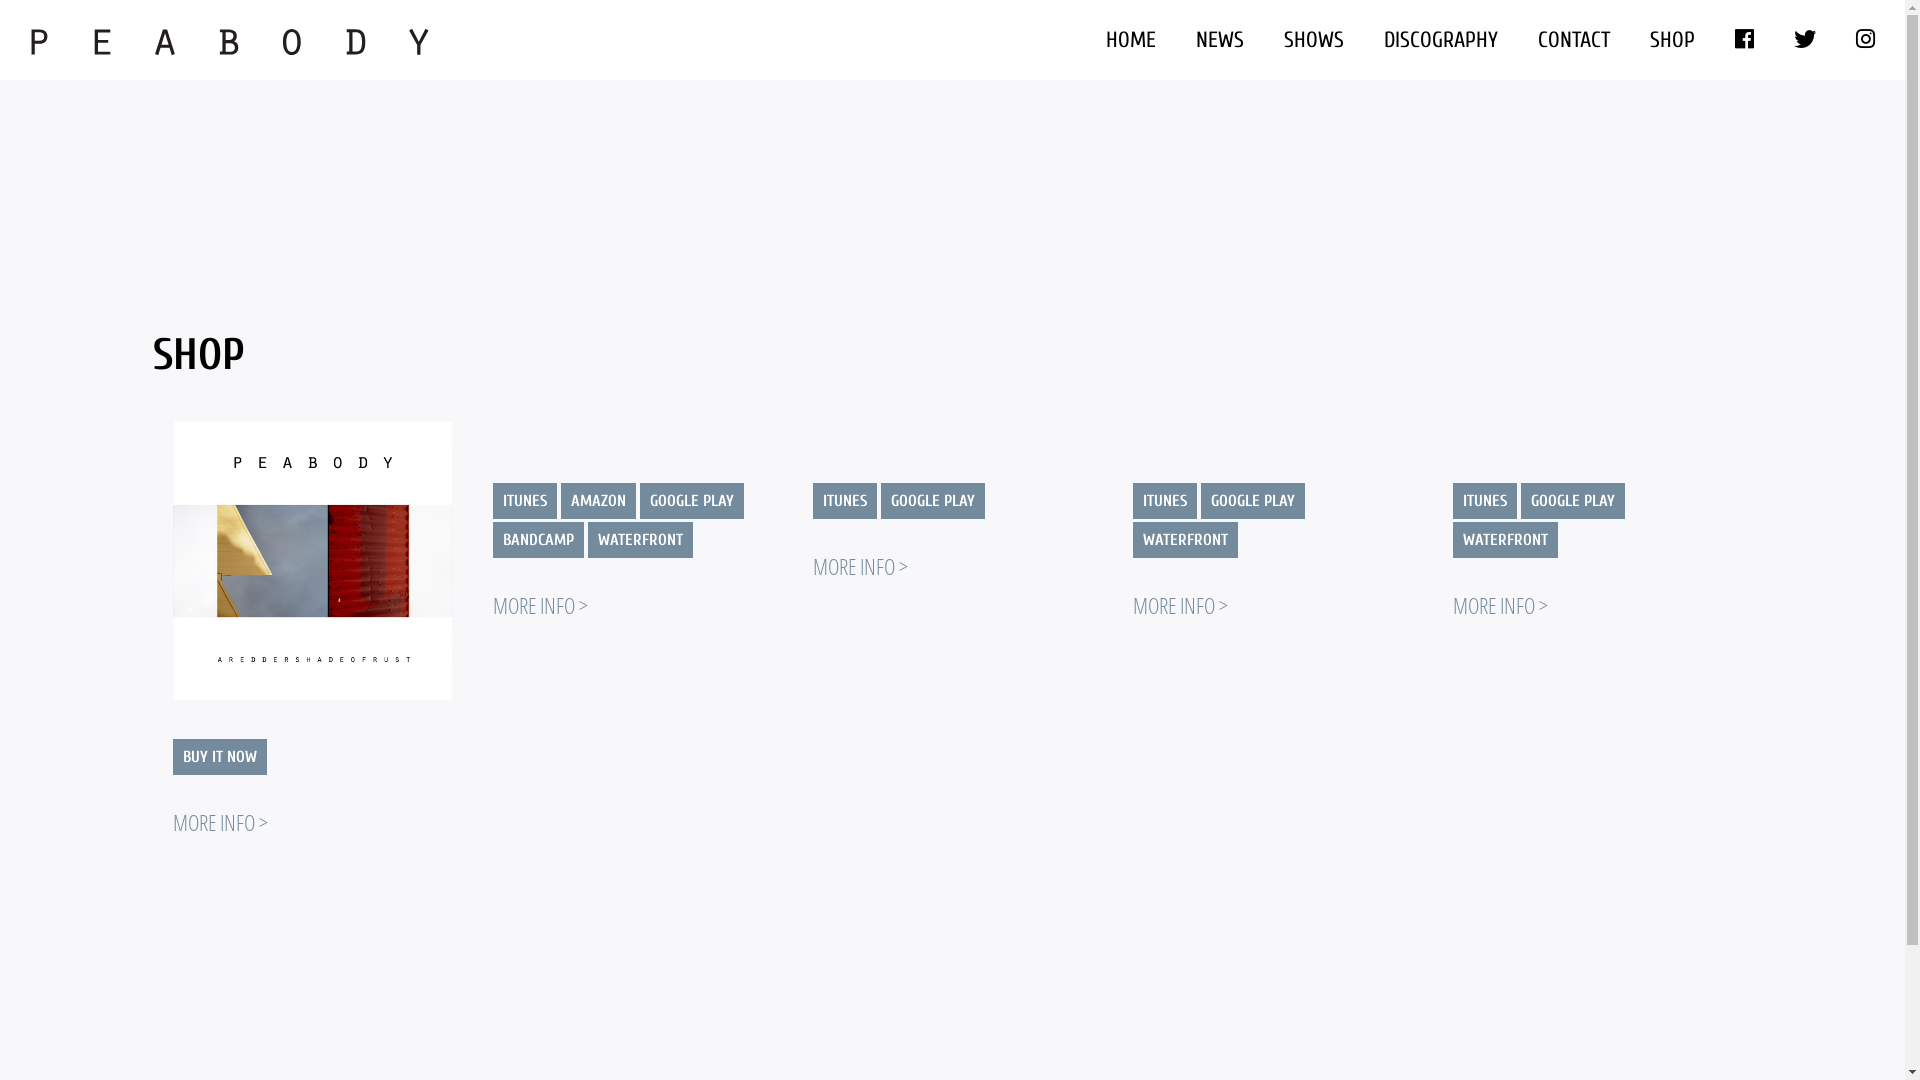 This screenshot has height=1080, width=1920. Describe the element at coordinates (1184, 540) in the screenshot. I see `'WATERFRONT'` at that location.